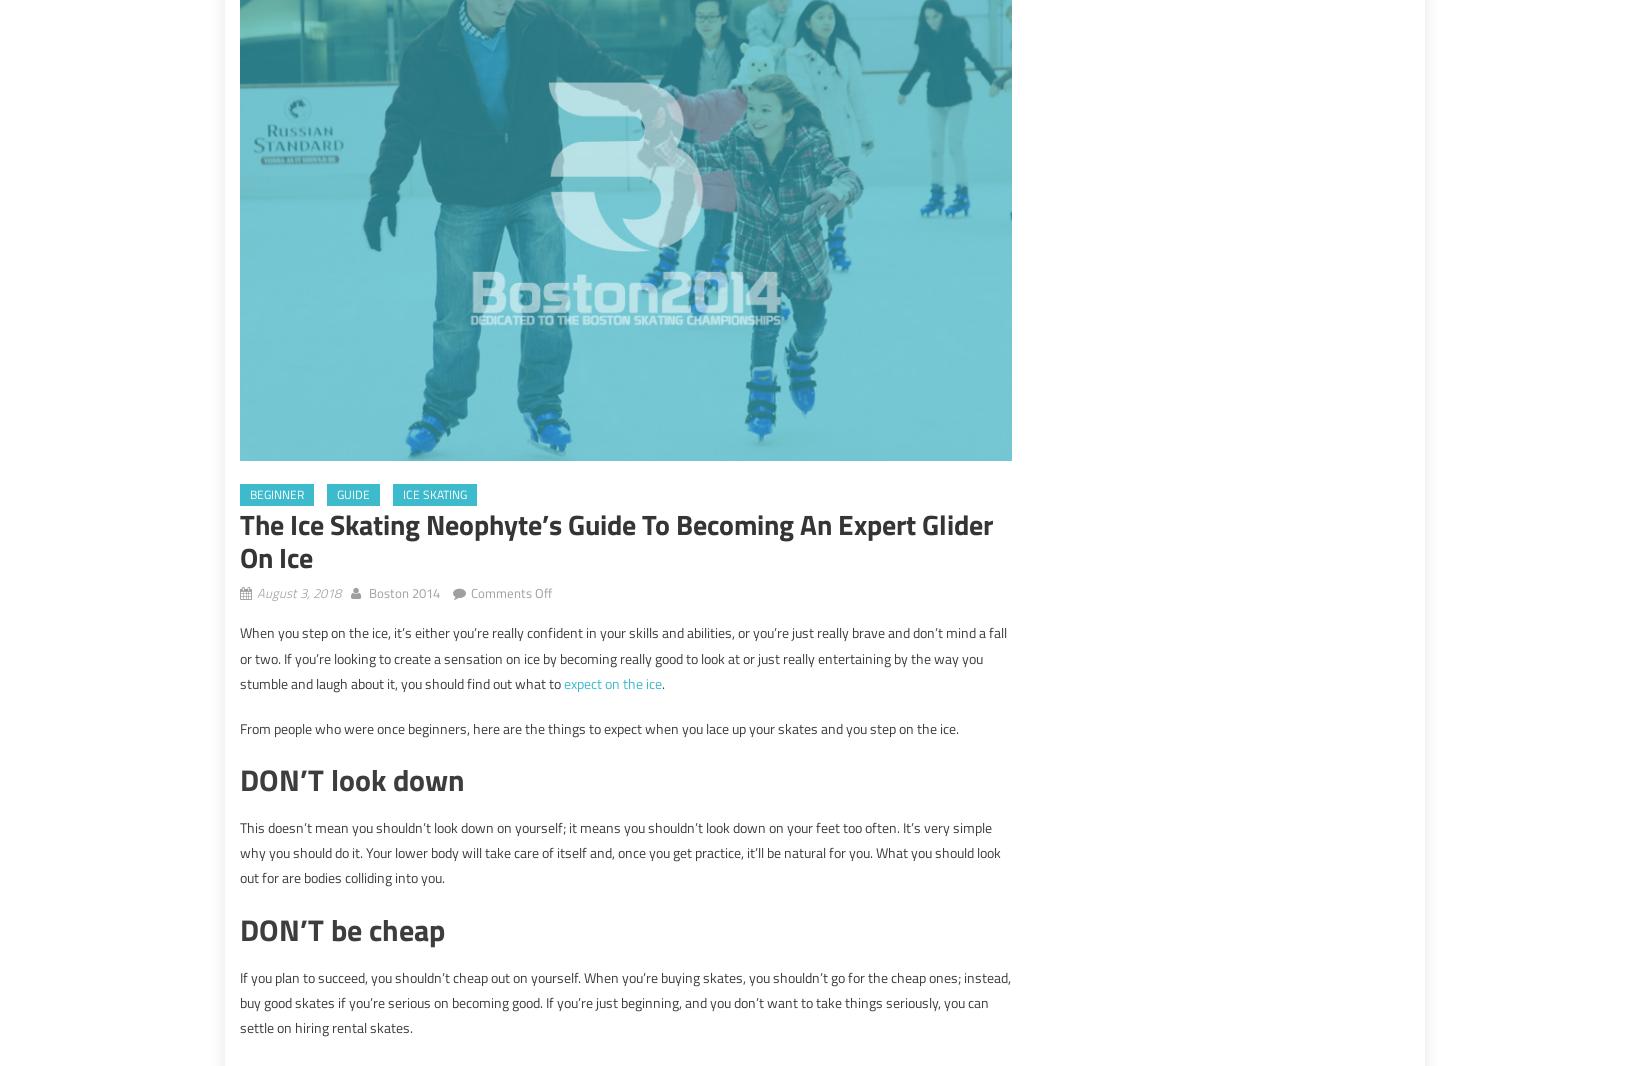 The width and height of the screenshot is (1650, 1066). Describe the element at coordinates (352, 778) in the screenshot. I see `'DON’T look down'` at that location.